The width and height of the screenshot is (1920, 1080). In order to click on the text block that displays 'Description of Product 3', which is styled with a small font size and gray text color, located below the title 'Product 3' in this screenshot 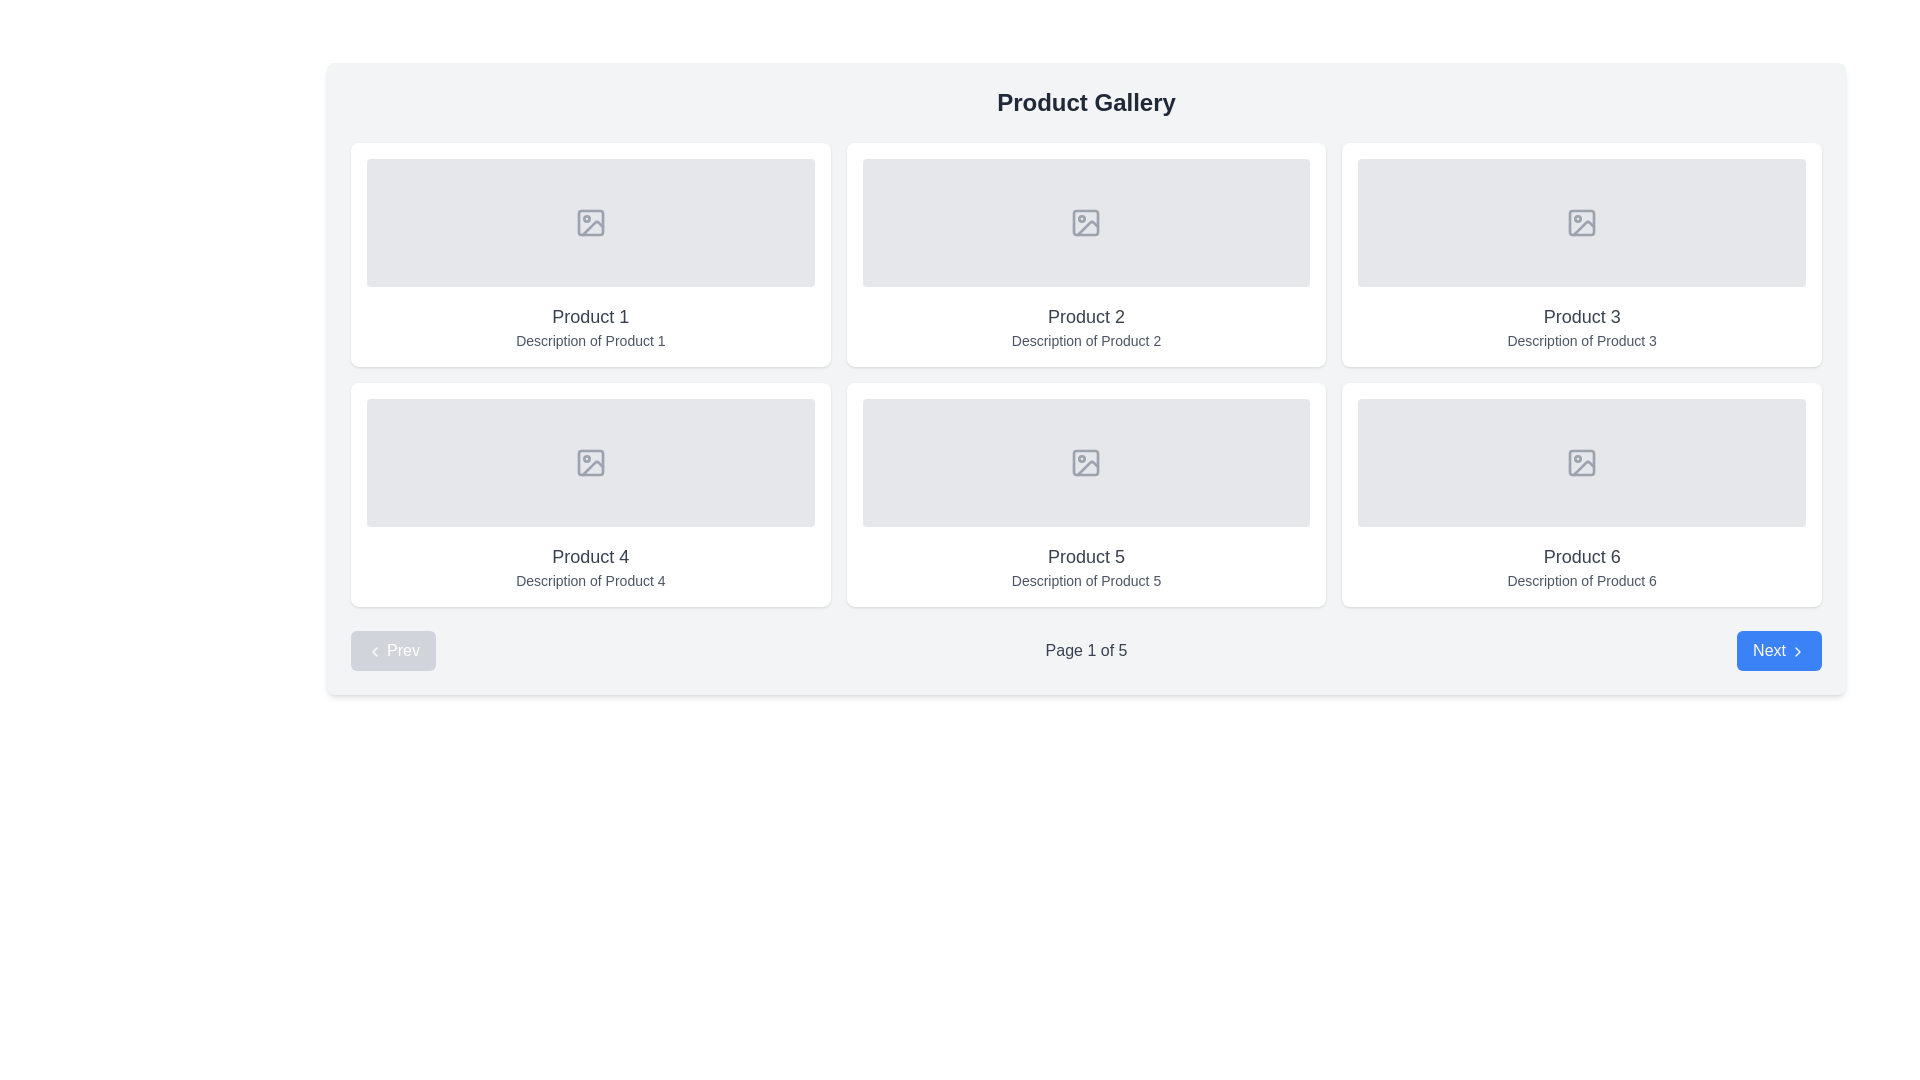, I will do `click(1581, 339)`.